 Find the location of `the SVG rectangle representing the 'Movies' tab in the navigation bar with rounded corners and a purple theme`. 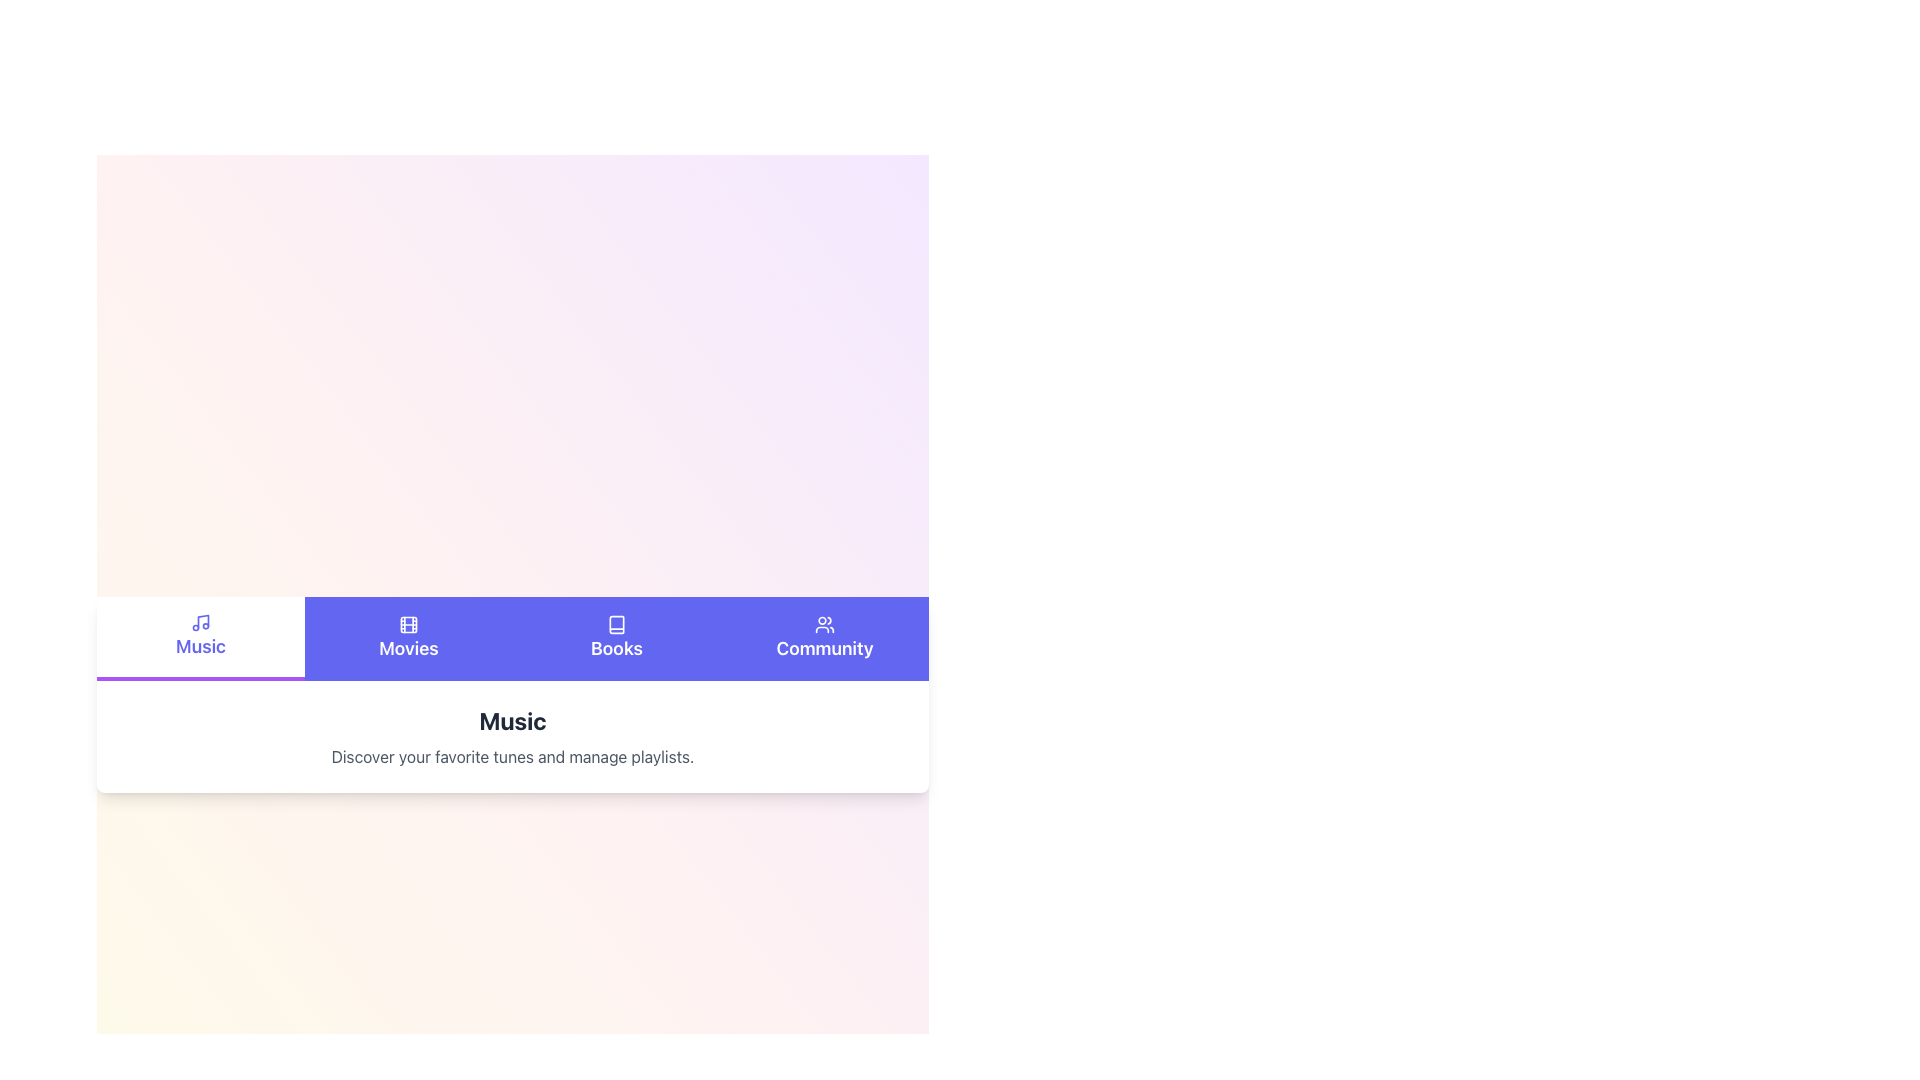

the SVG rectangle representing the 'Movies' tab in the navigation bar with rounded corners and a purple theme is located at coordinates (407, 623).